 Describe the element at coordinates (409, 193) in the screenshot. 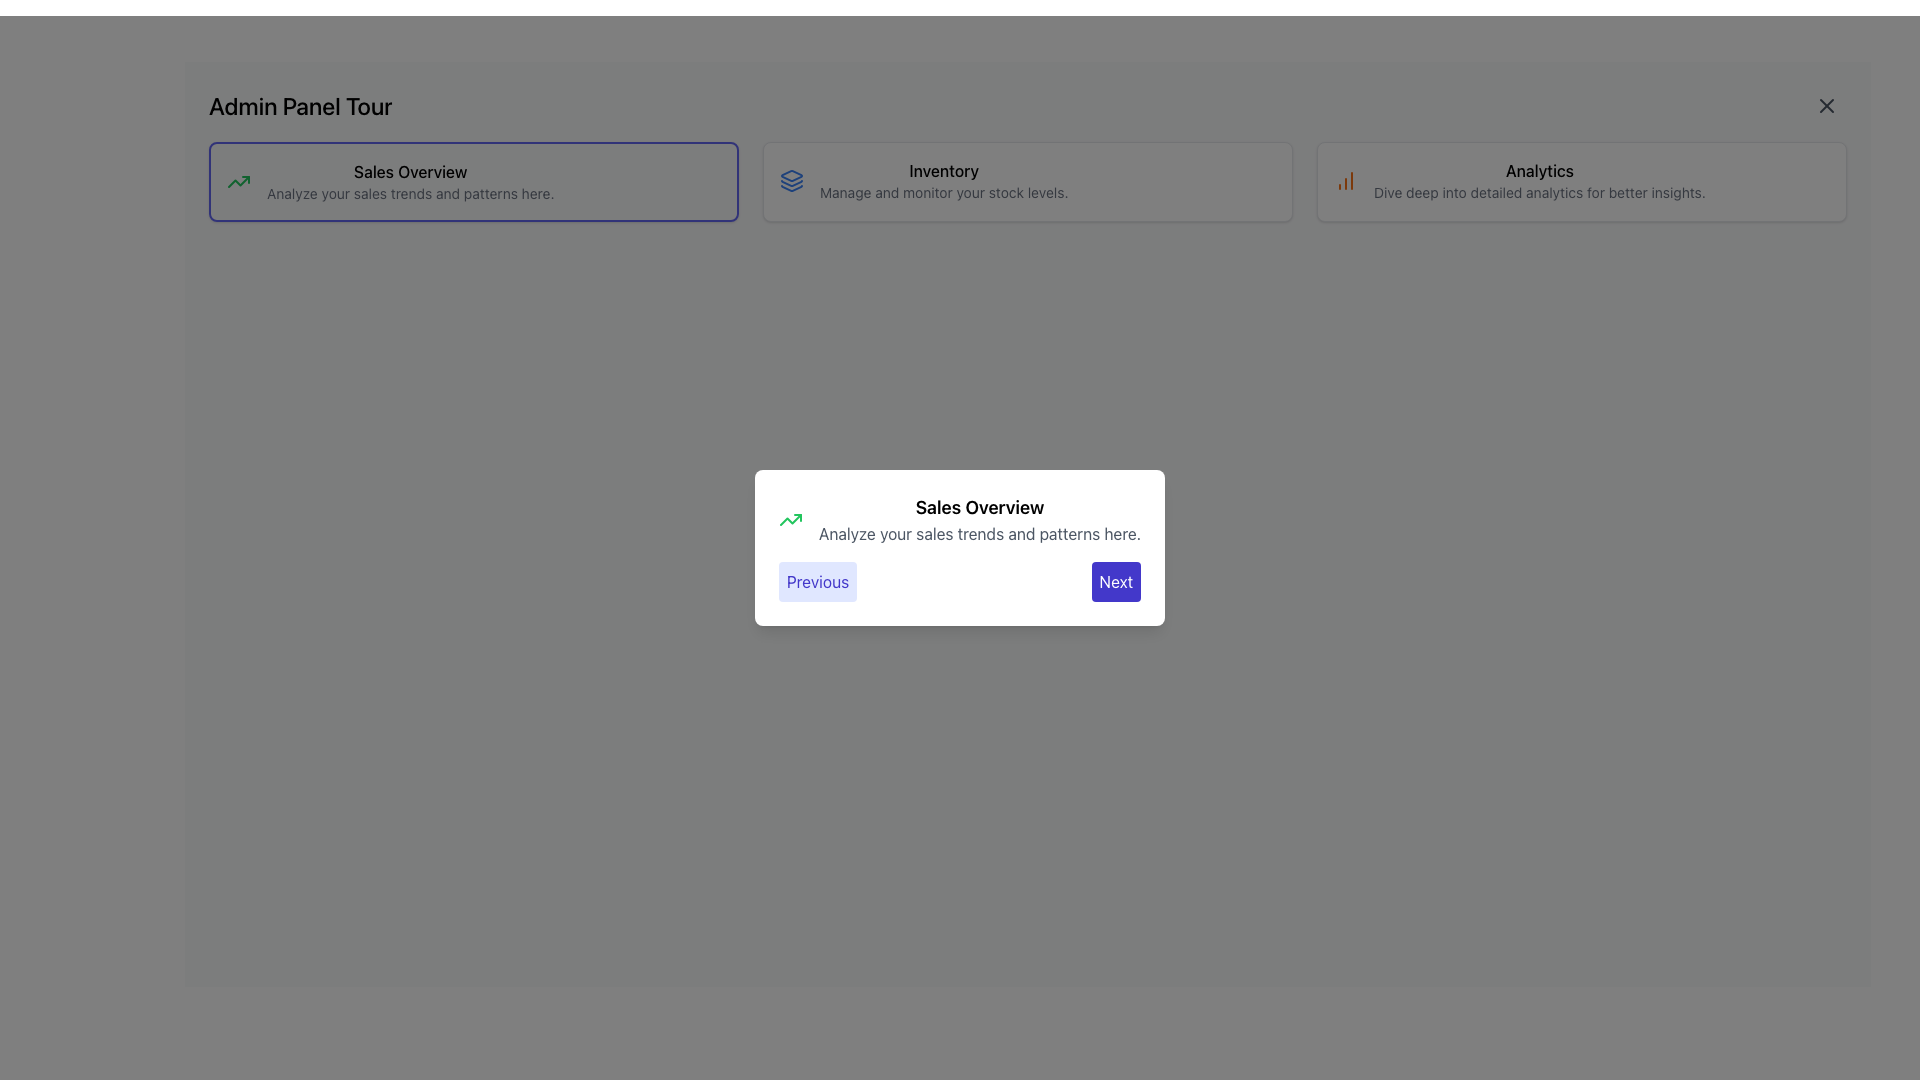

I see `the descriptive text label providing details about the 'Sales Overview' module, located below the heading 'Sales Overview'` at that location.